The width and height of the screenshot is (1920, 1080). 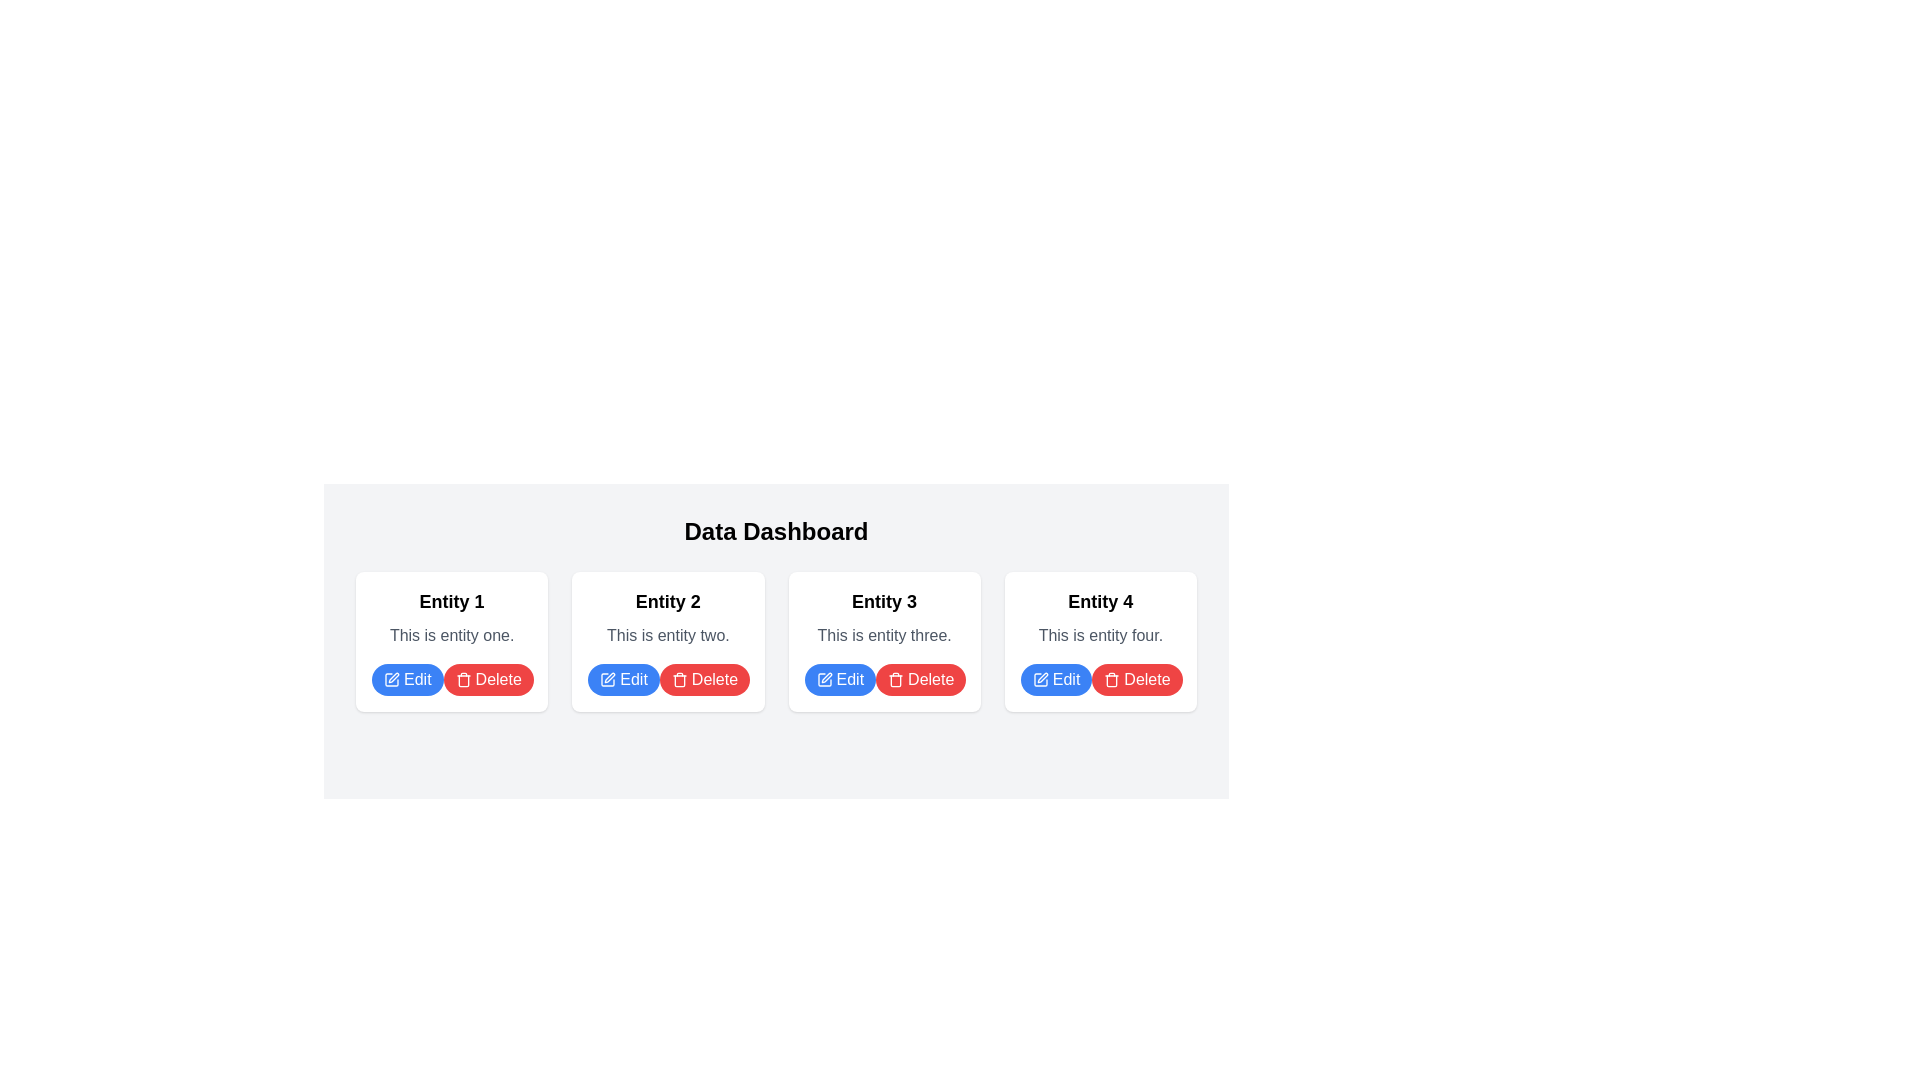 I want to click on the Icon button, which is a small graphic resembling a pen with a slanted square, located under the card labeled 'Entity 4' as the first icon in the button group, so click(x=826, y=677).